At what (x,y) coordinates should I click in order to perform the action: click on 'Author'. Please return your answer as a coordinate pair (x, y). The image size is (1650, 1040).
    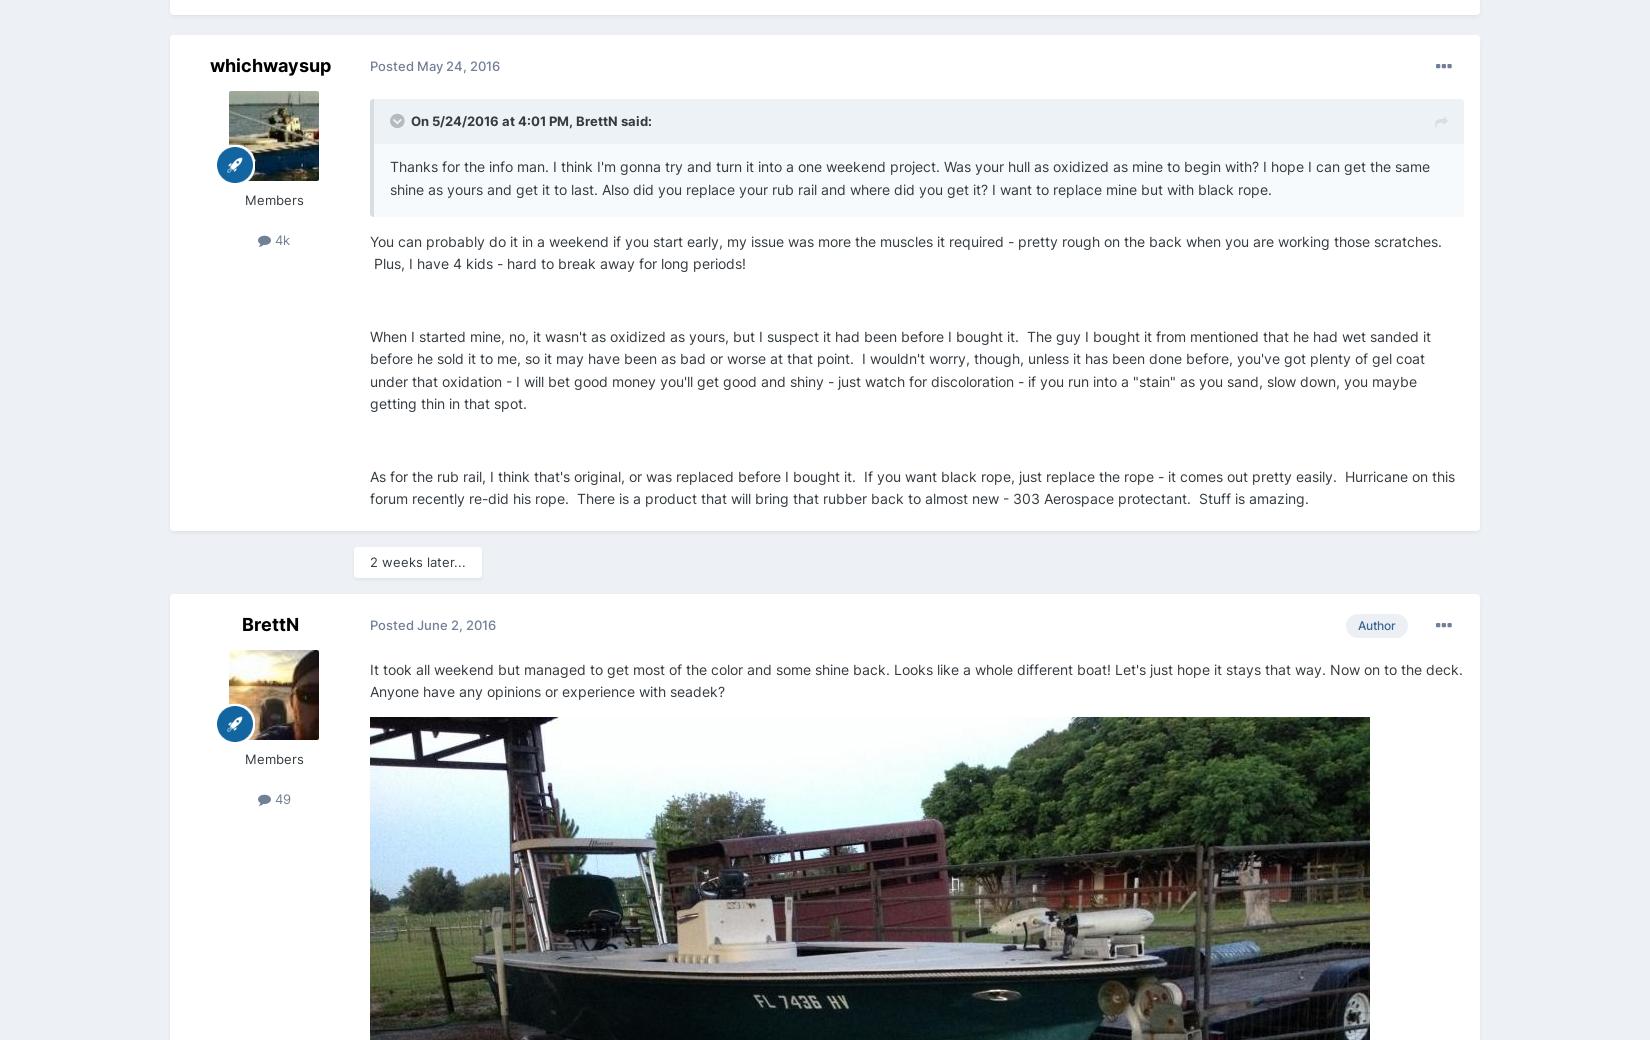
    Looking at the image, I should click on (1375, 624).